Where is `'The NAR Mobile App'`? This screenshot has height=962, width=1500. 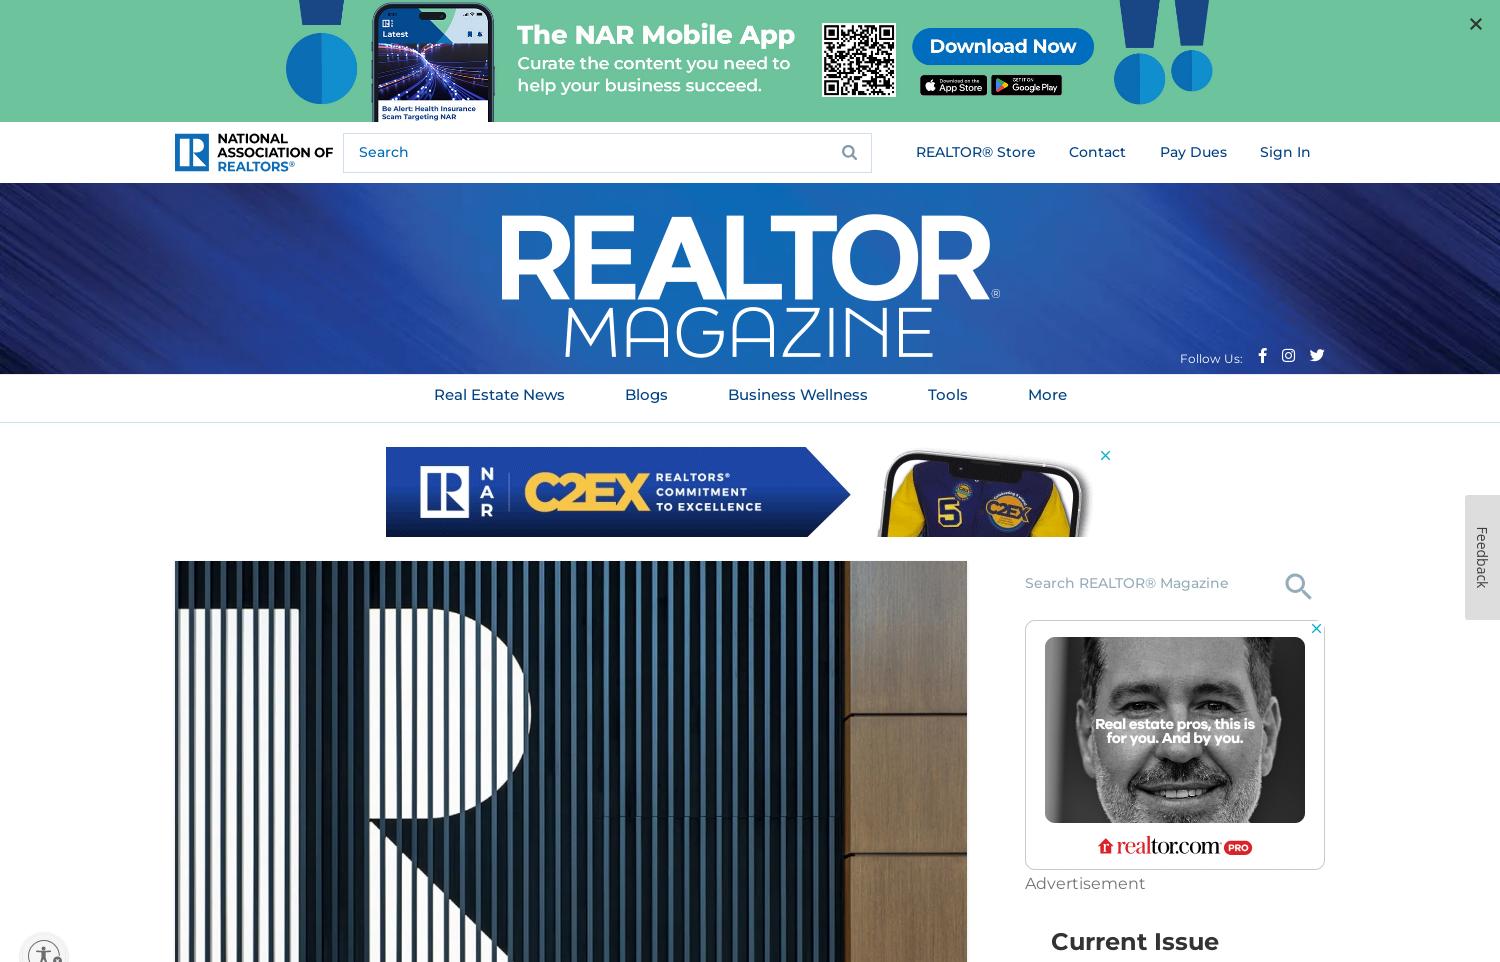 'The NAR Mobile App' is located at coordinates (131, 46).